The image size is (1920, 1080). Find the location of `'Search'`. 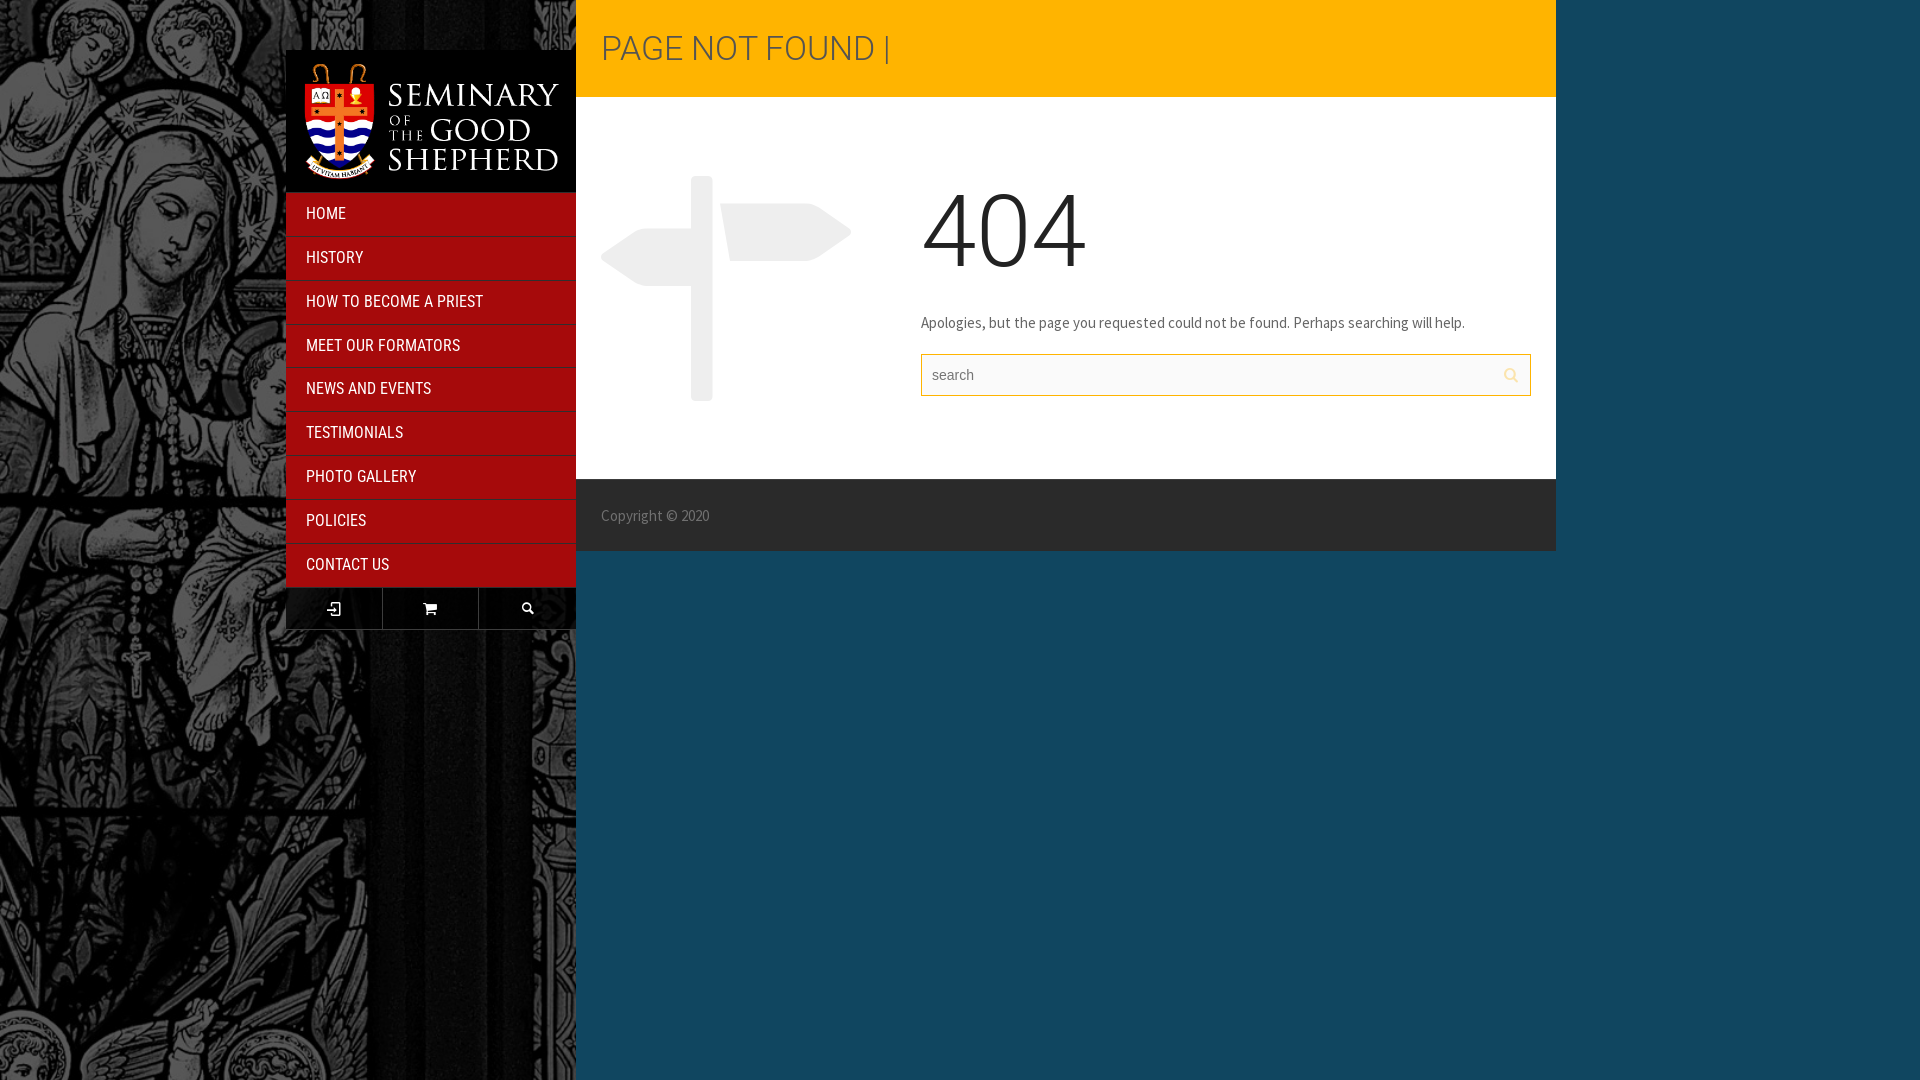

'Search' is located at coordinates (478, 607).